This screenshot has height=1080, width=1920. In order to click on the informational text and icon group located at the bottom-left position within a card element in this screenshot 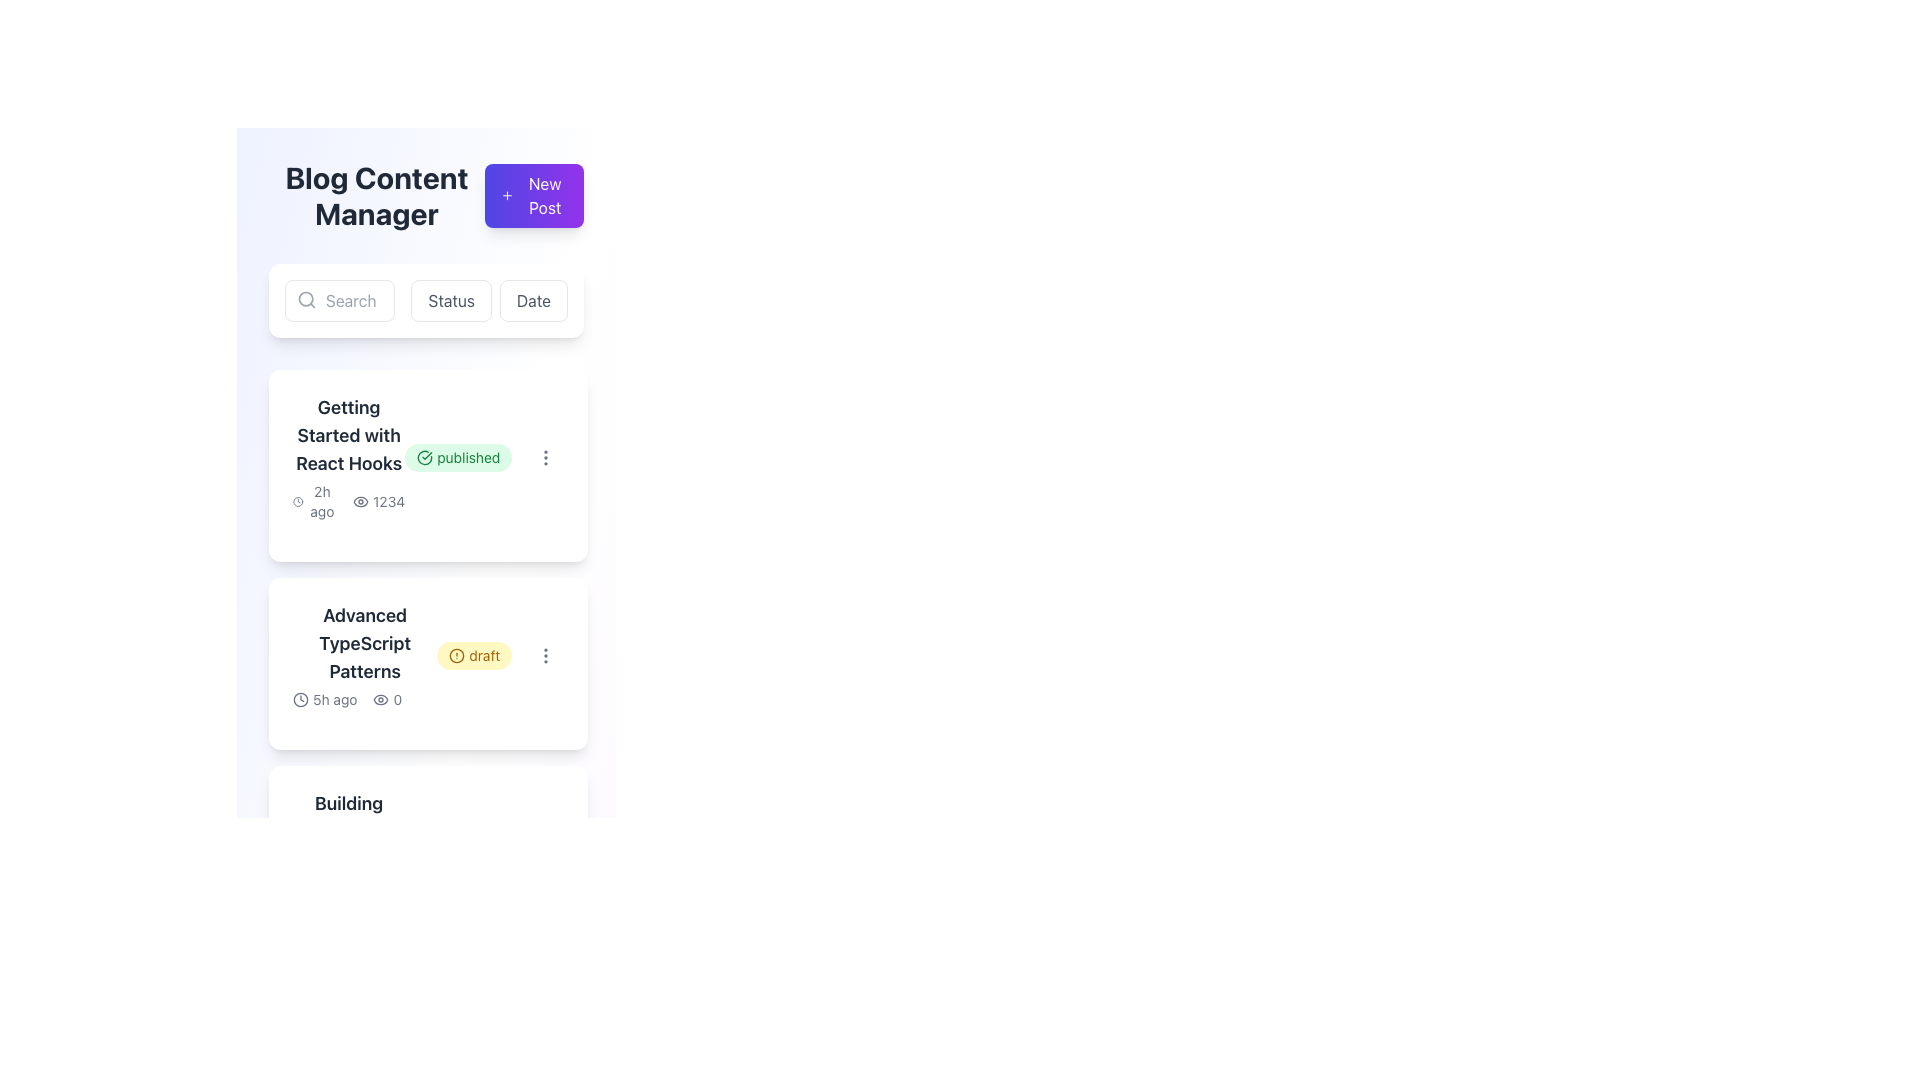, I will do `click(365, 698)`.